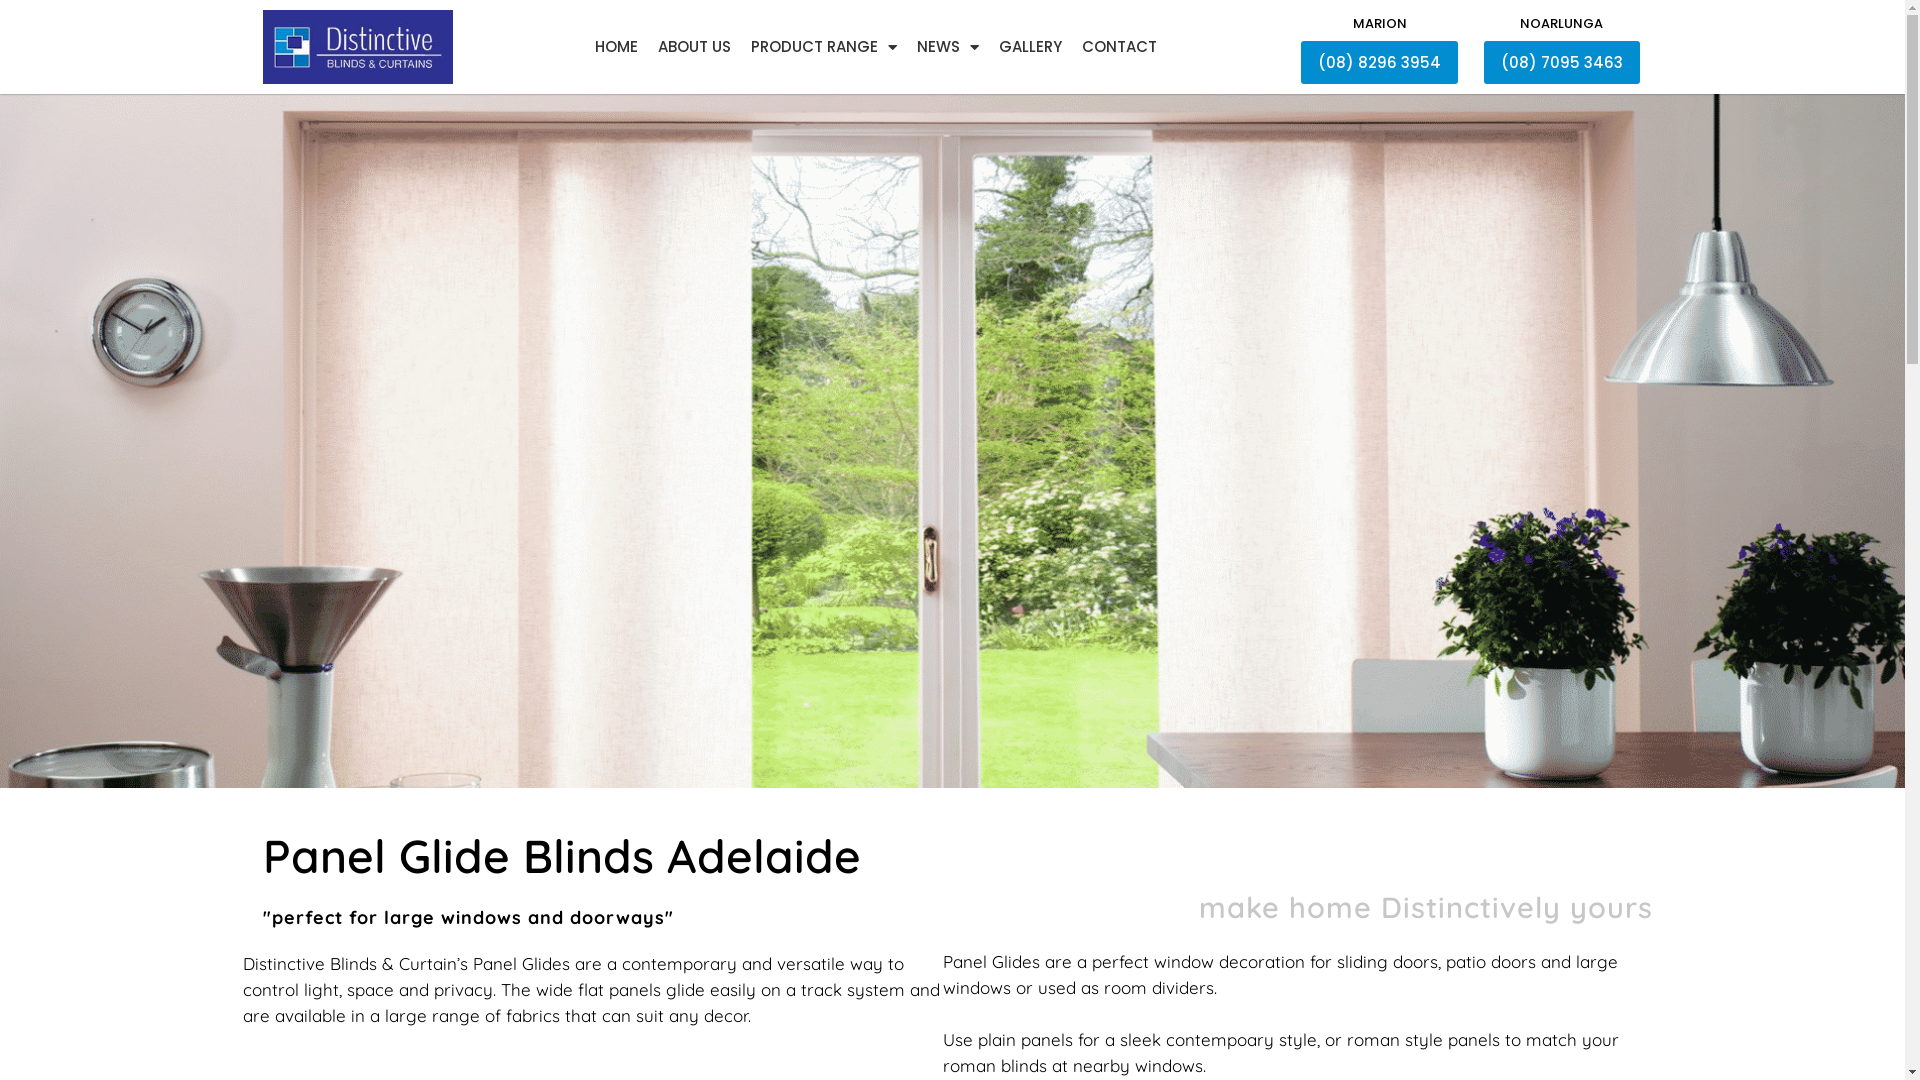  Describe the element at coordinates (822, 45) in the screenshot. I see `'PRODUCT RANGE'` at that location.